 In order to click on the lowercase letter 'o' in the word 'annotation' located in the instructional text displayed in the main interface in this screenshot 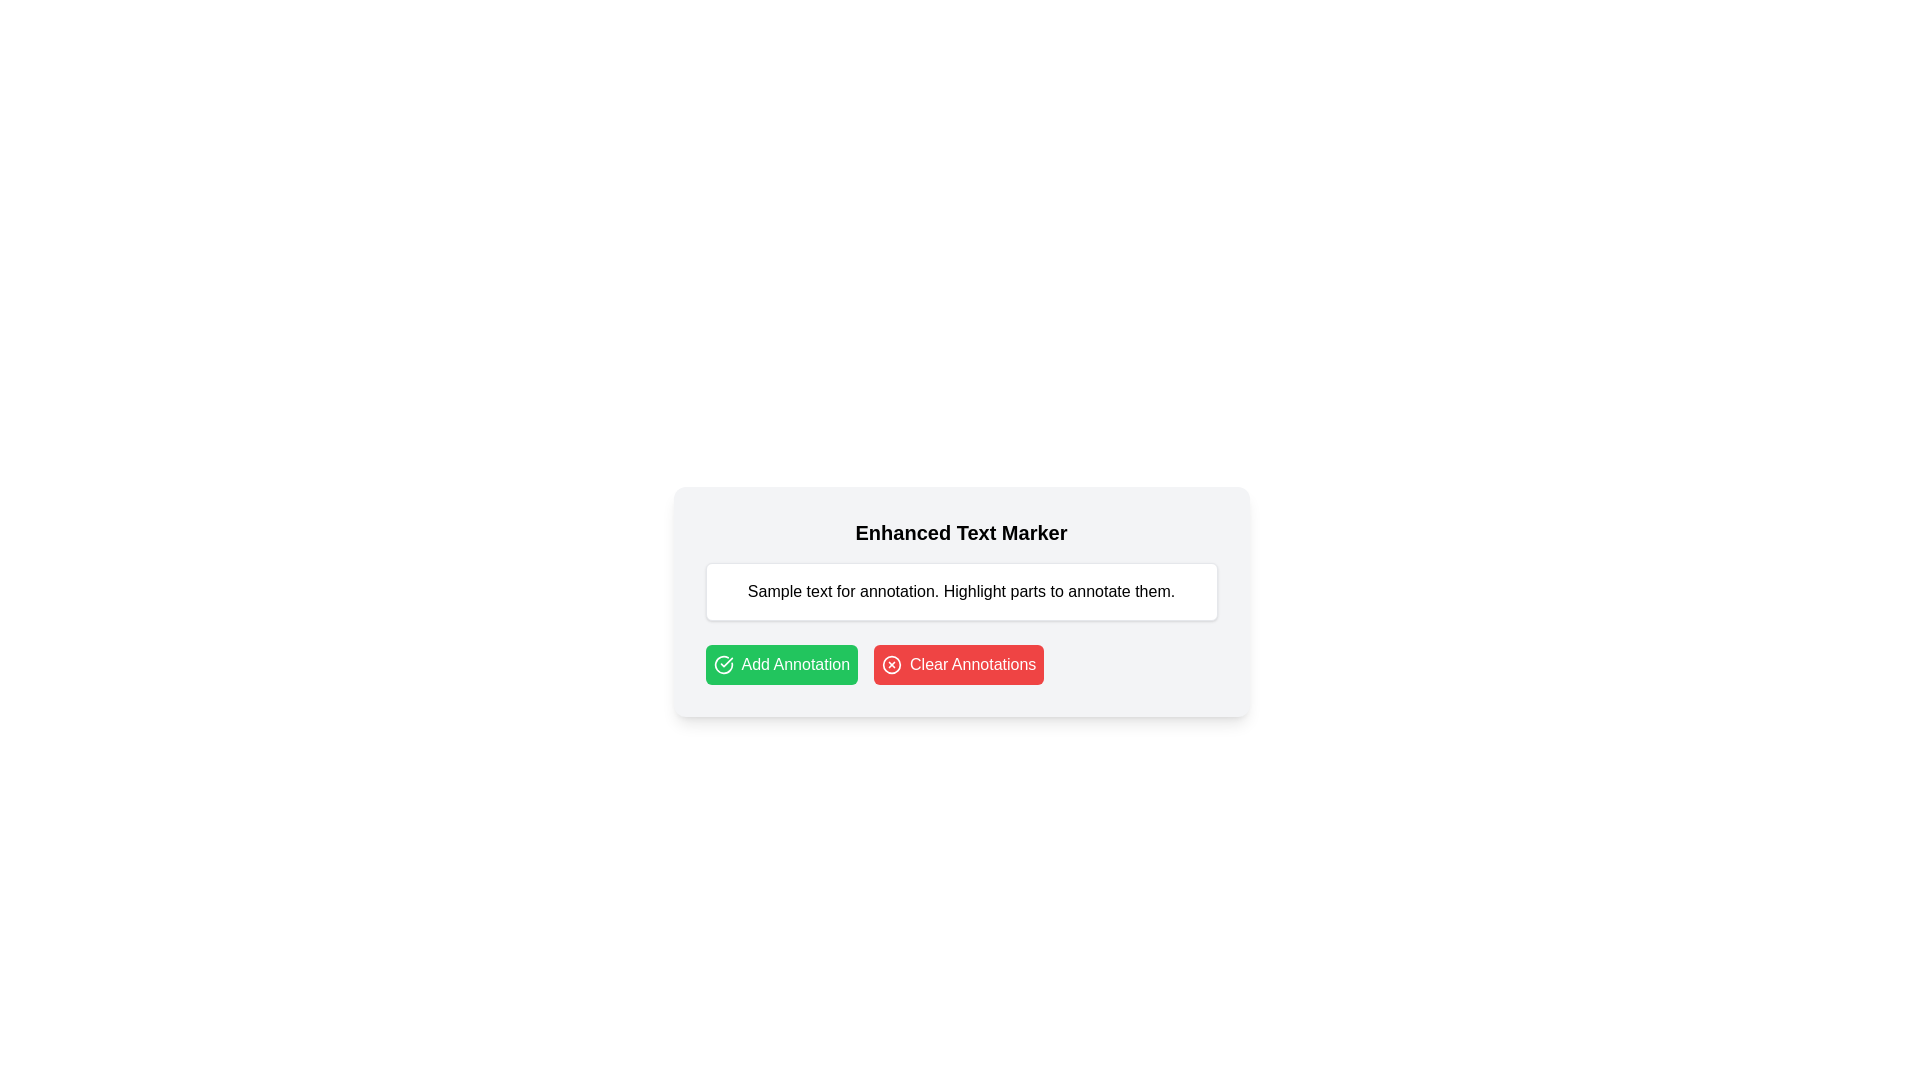, I will do `click(890, 590)`.